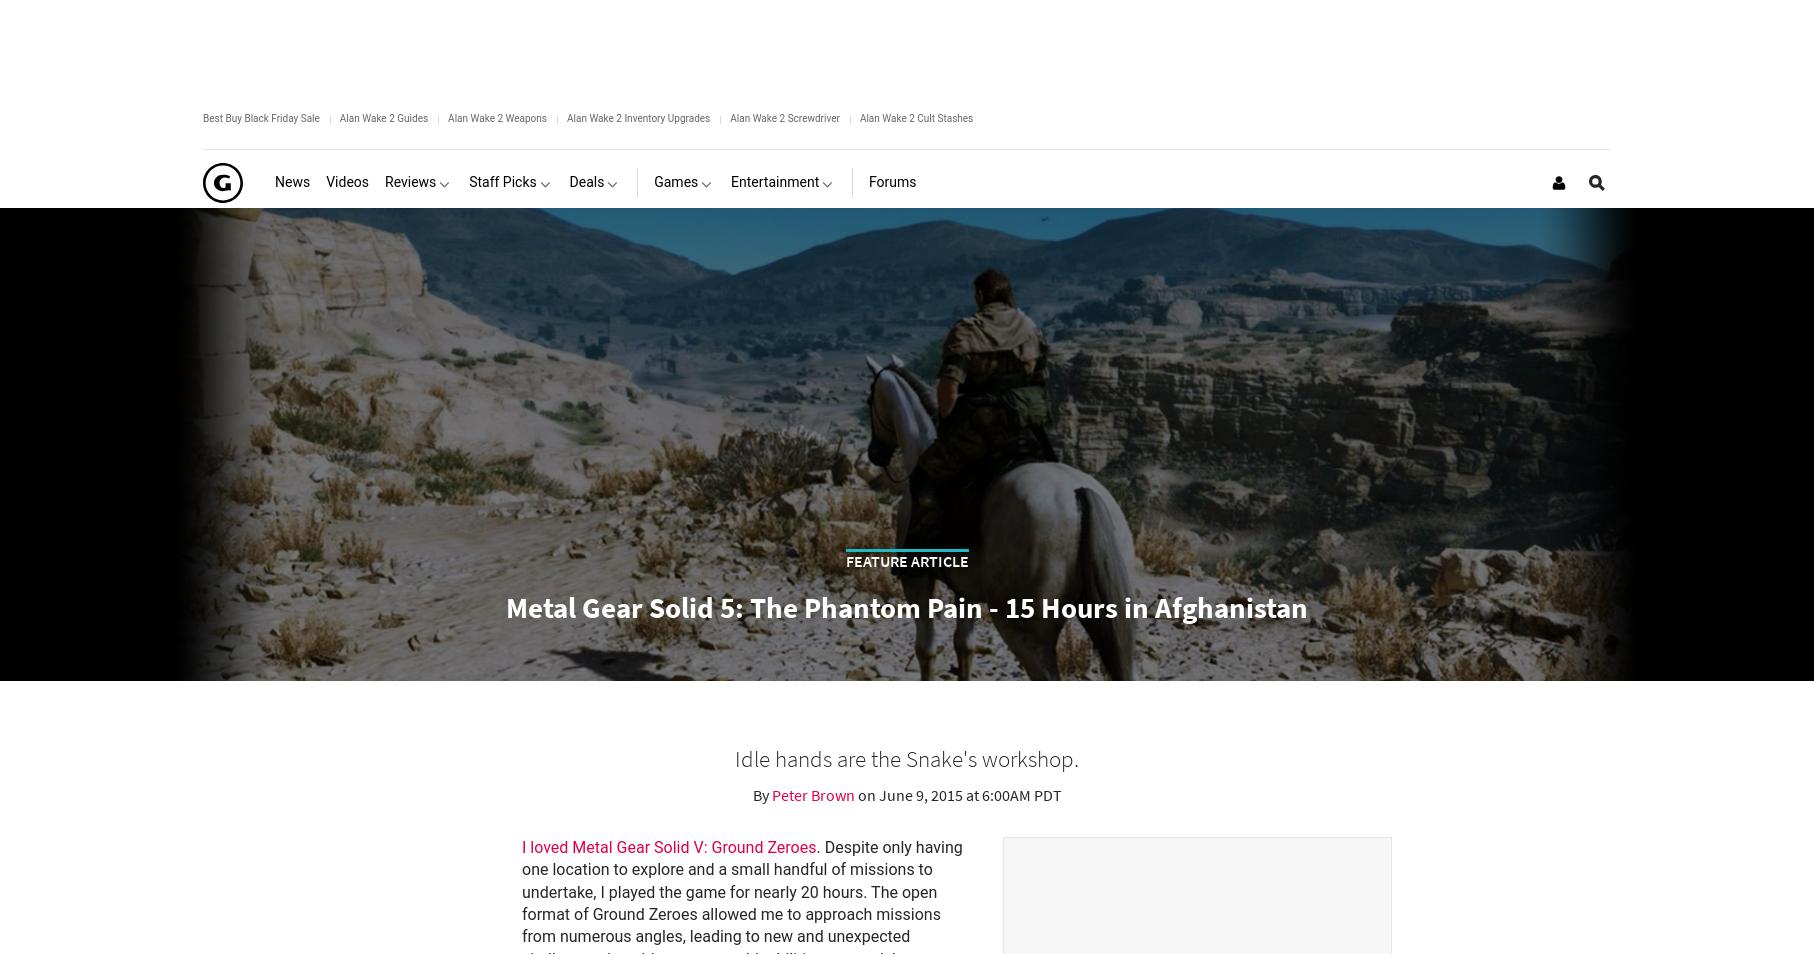 This screenshot has width=1814, height=954. What do you see at coordinates (637, 117) in the screenshot?
I see `'Alan Wake 2 Inventory Upgrades'` at bounding box center [637, 117].